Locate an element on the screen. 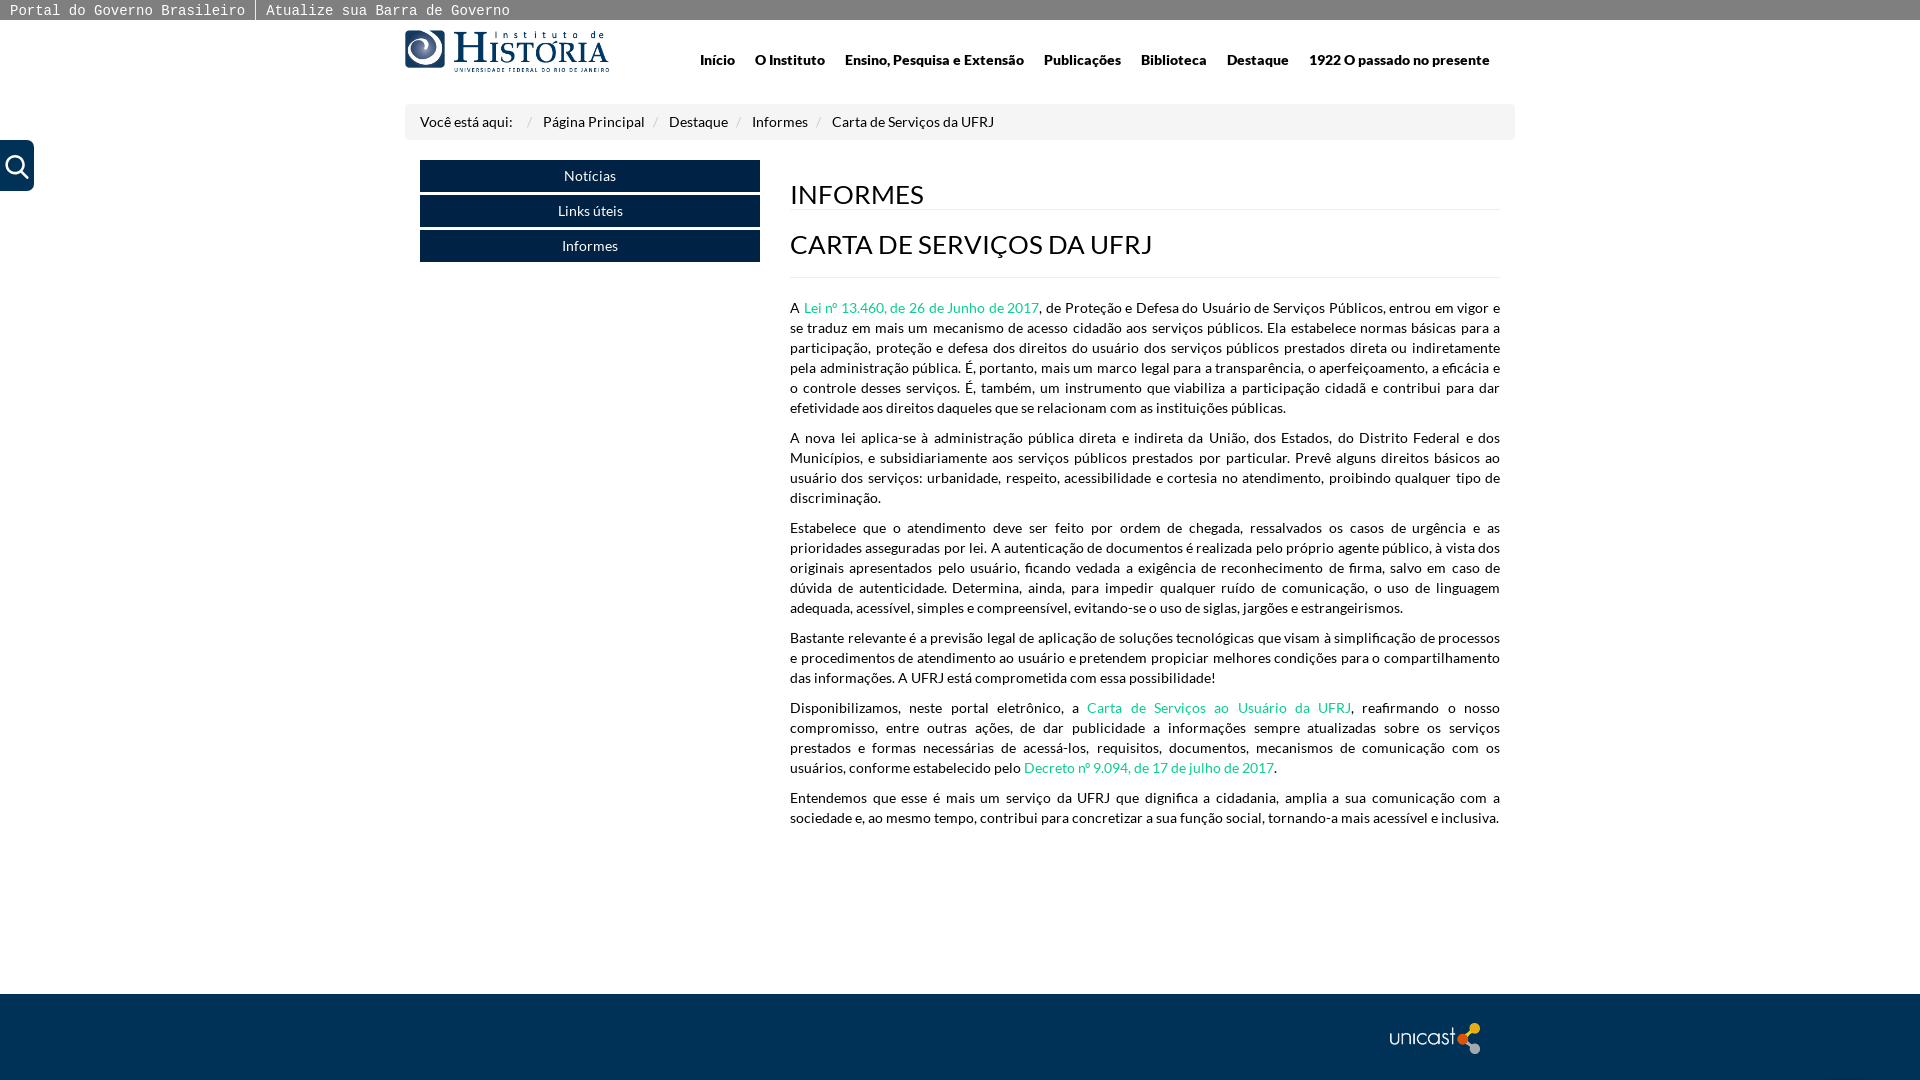 The height and width of the screenshot is (1080, 1920). 'Biblioteca' is located at coordinates (1174, 58).